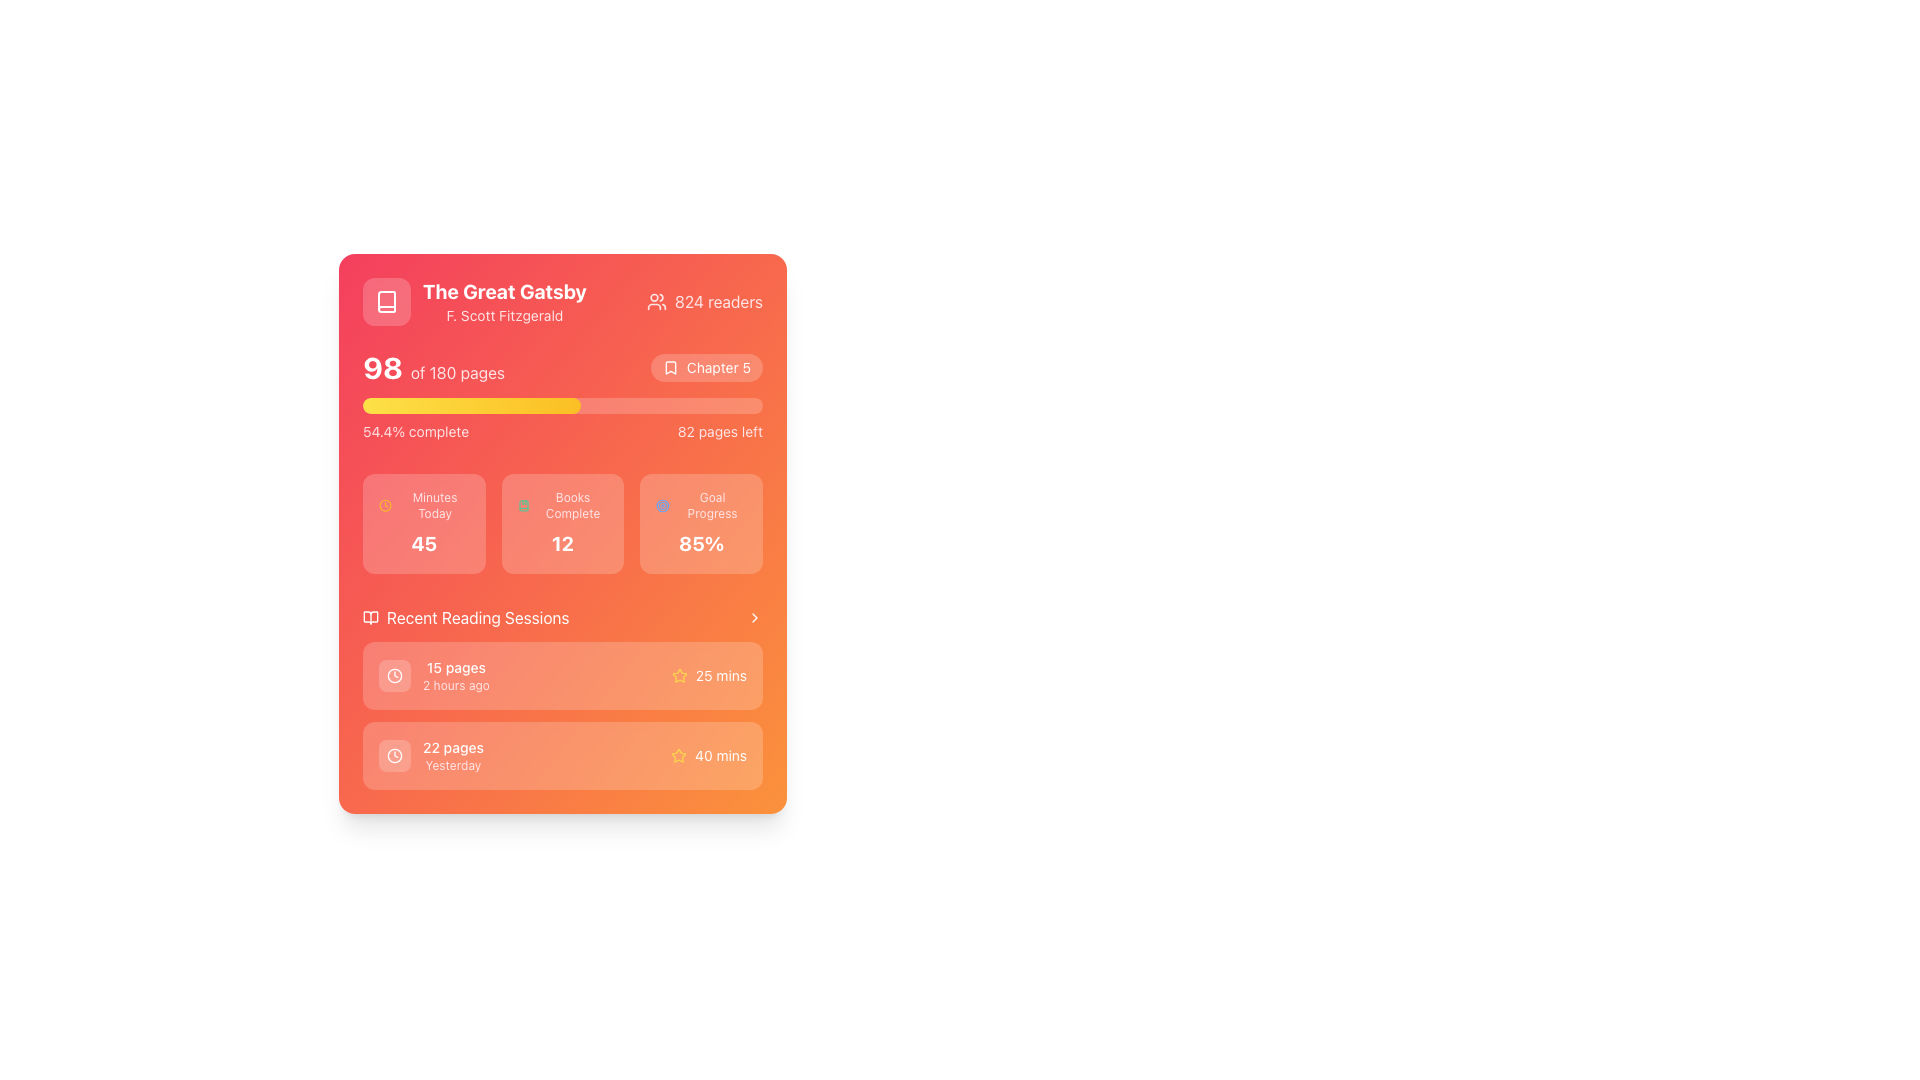  Describe the element at coordinates (473, 301) in the screenshot. I see `the Text Display element that serves as the title and author section for the book, located in the top-left corner of the card interface beneath the book icon` at that location.